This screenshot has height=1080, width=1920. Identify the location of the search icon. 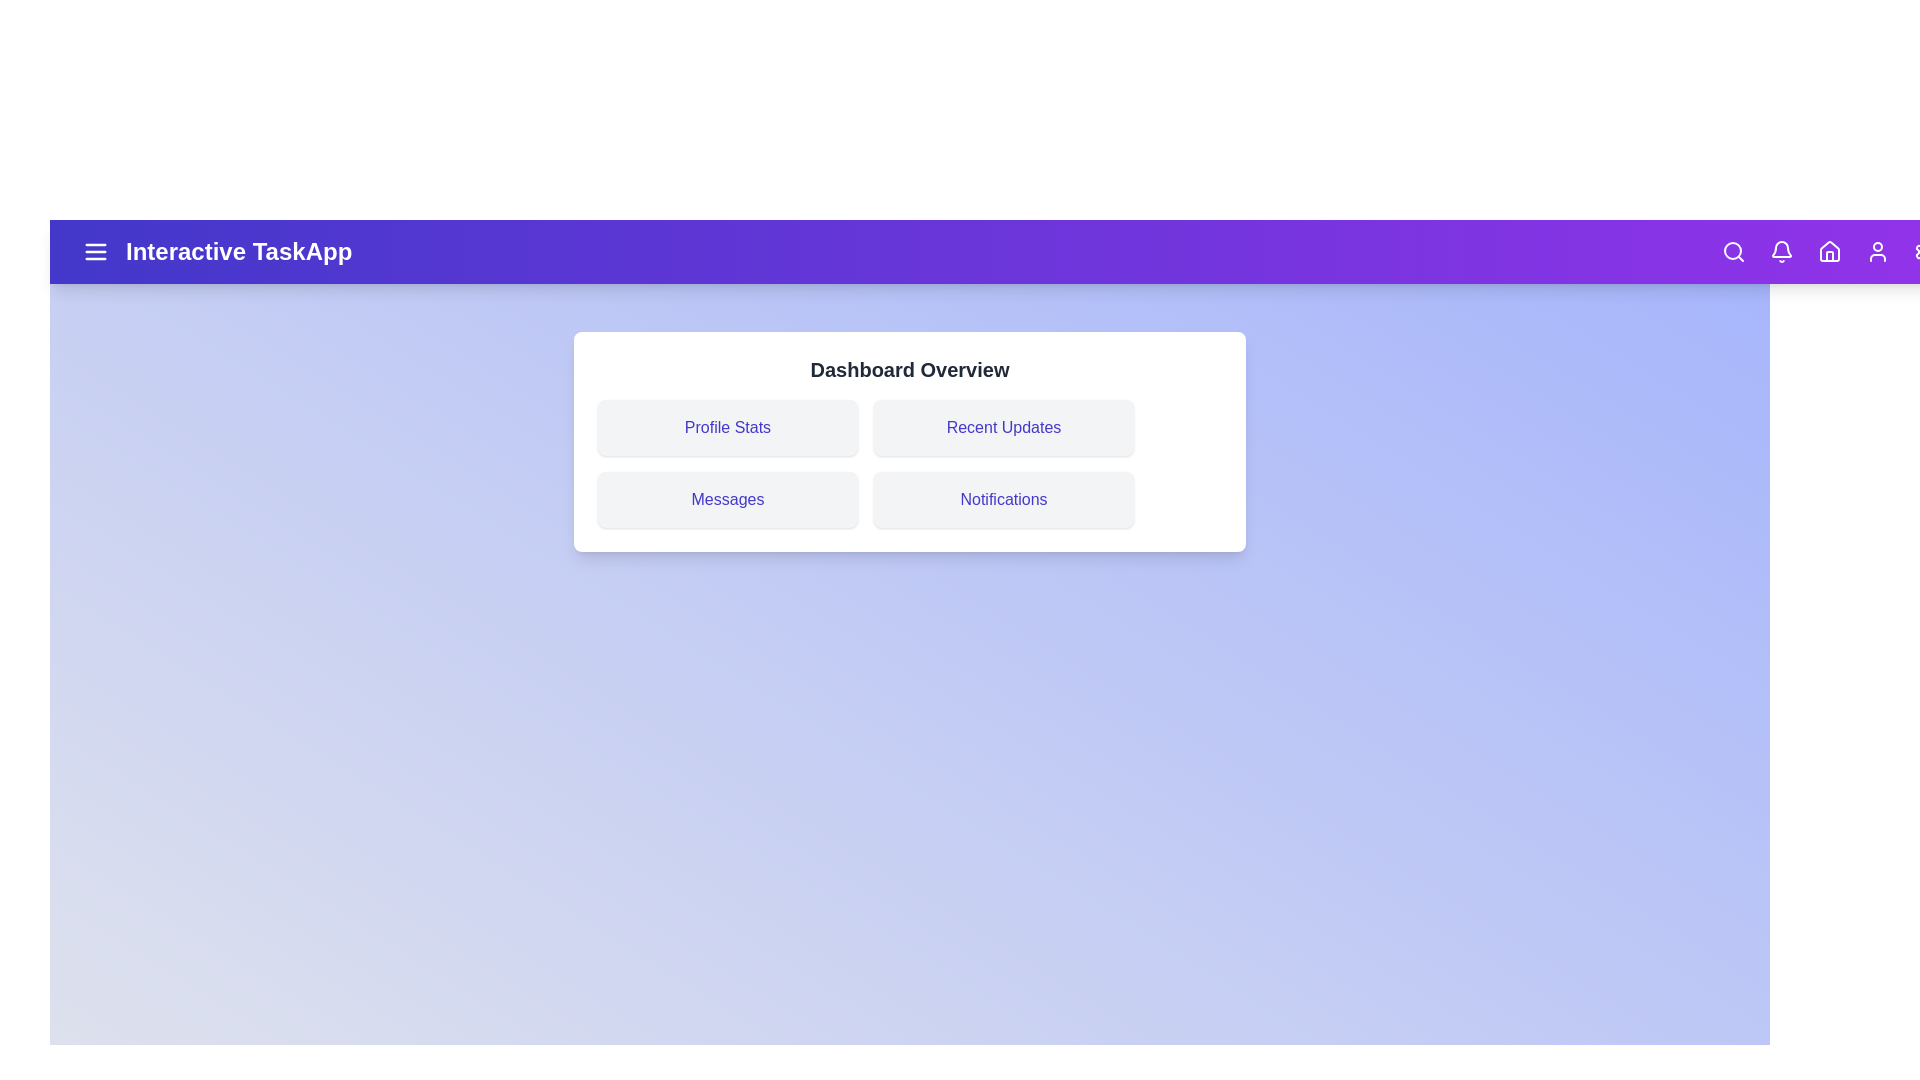
(1732, 250).